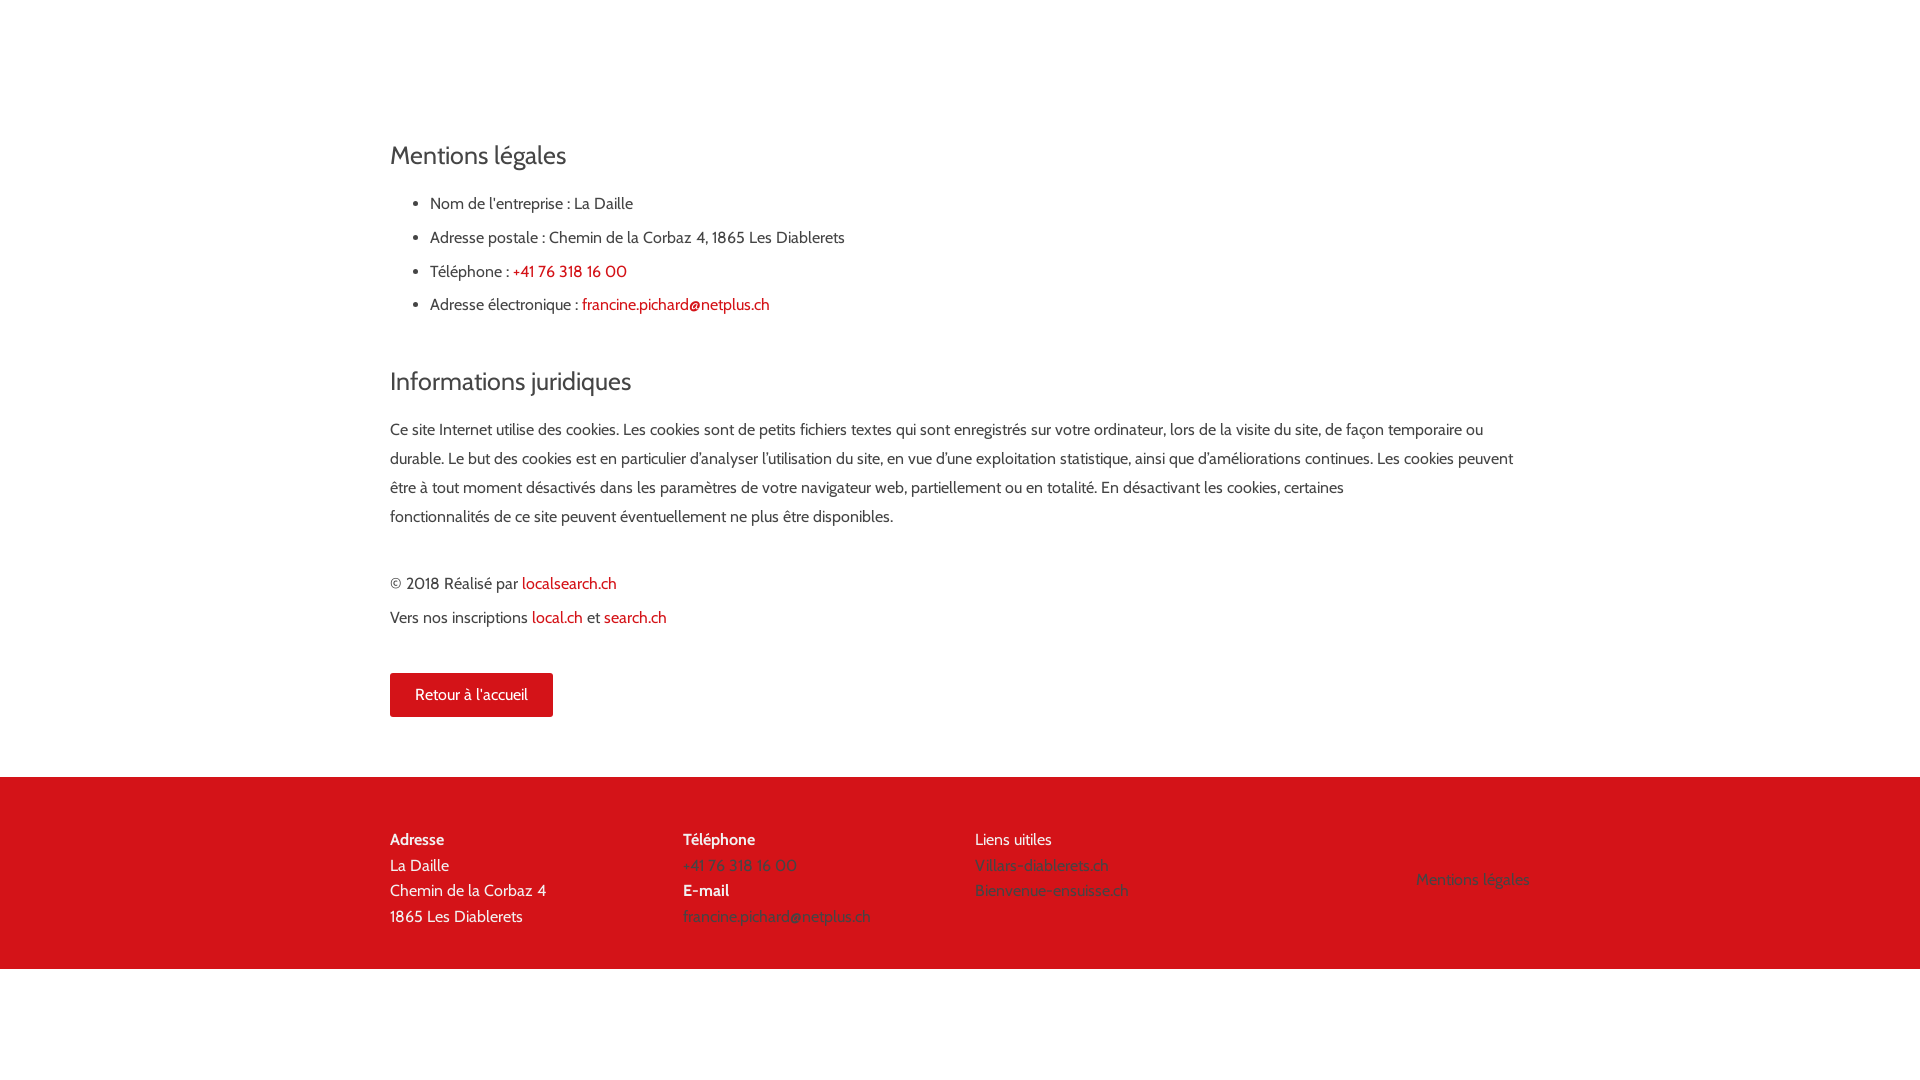  What do you see at coordinates (513, 271) in the screenshot?
I see `'+41 76 318 16 00'` at bounding box center [513, 271].